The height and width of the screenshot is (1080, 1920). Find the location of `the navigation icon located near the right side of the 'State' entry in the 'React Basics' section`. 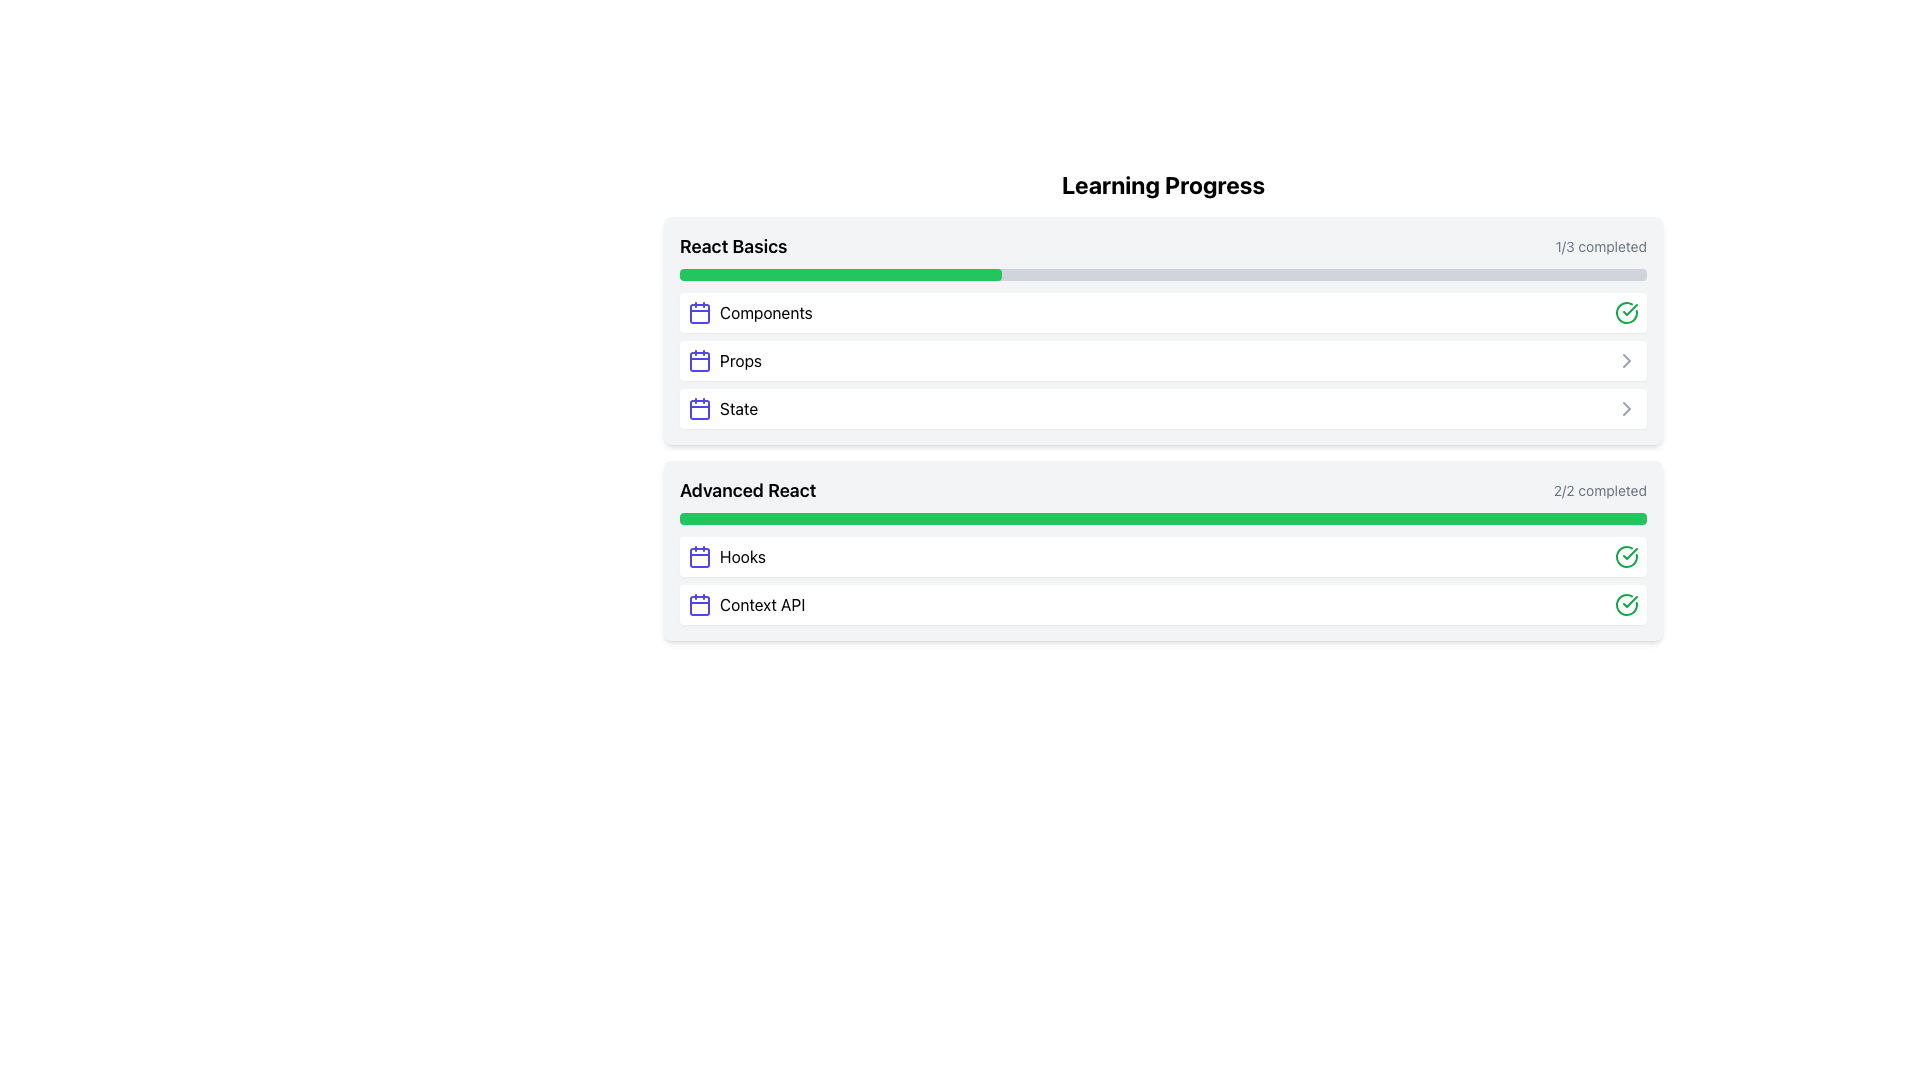

the navigation icon located near the right side of the 'State' entry in the 'React Basics' section is located at coordinates (1627, 361).